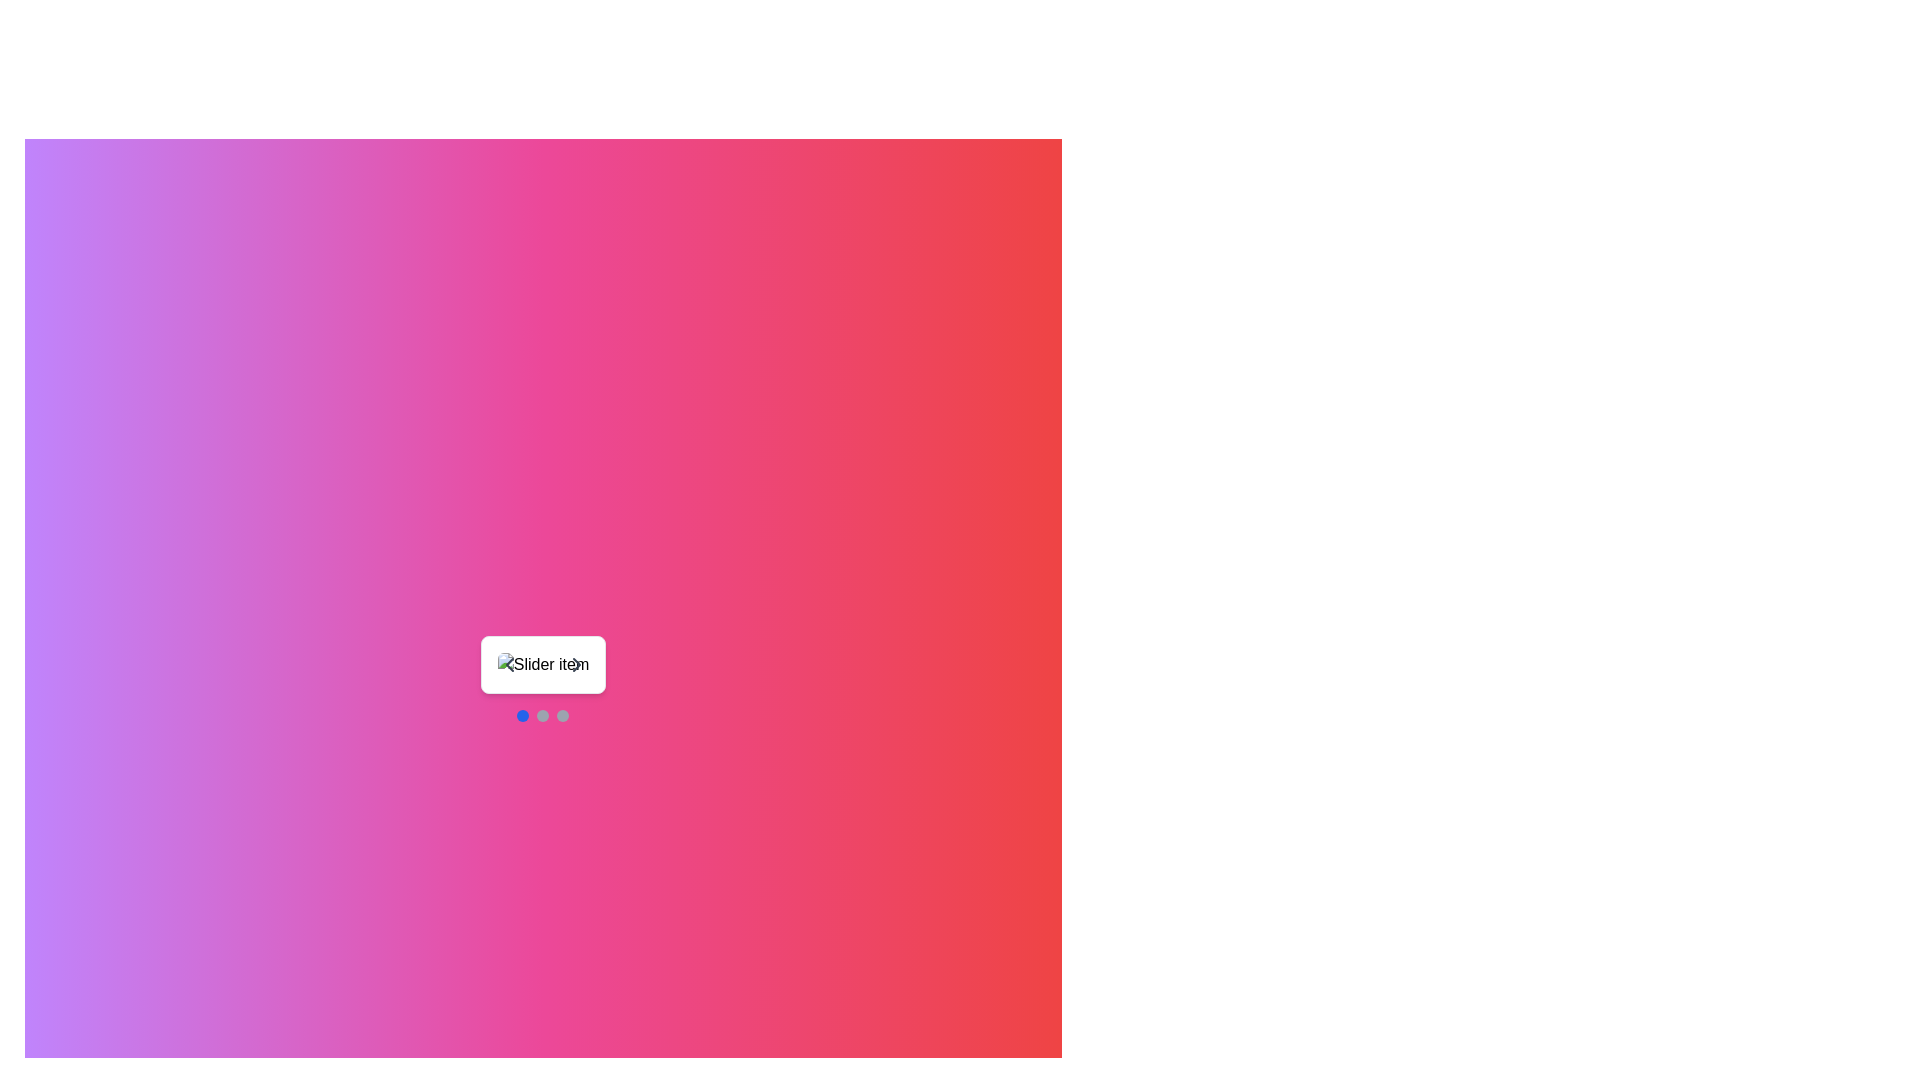 This screenshot has height=1080, width=1920. What do you see at coordinates (562, 715) in the screenshot?
I see `the third and last progress indicator located at the bottom middle section of the interface` at bounding box center [562, 715].